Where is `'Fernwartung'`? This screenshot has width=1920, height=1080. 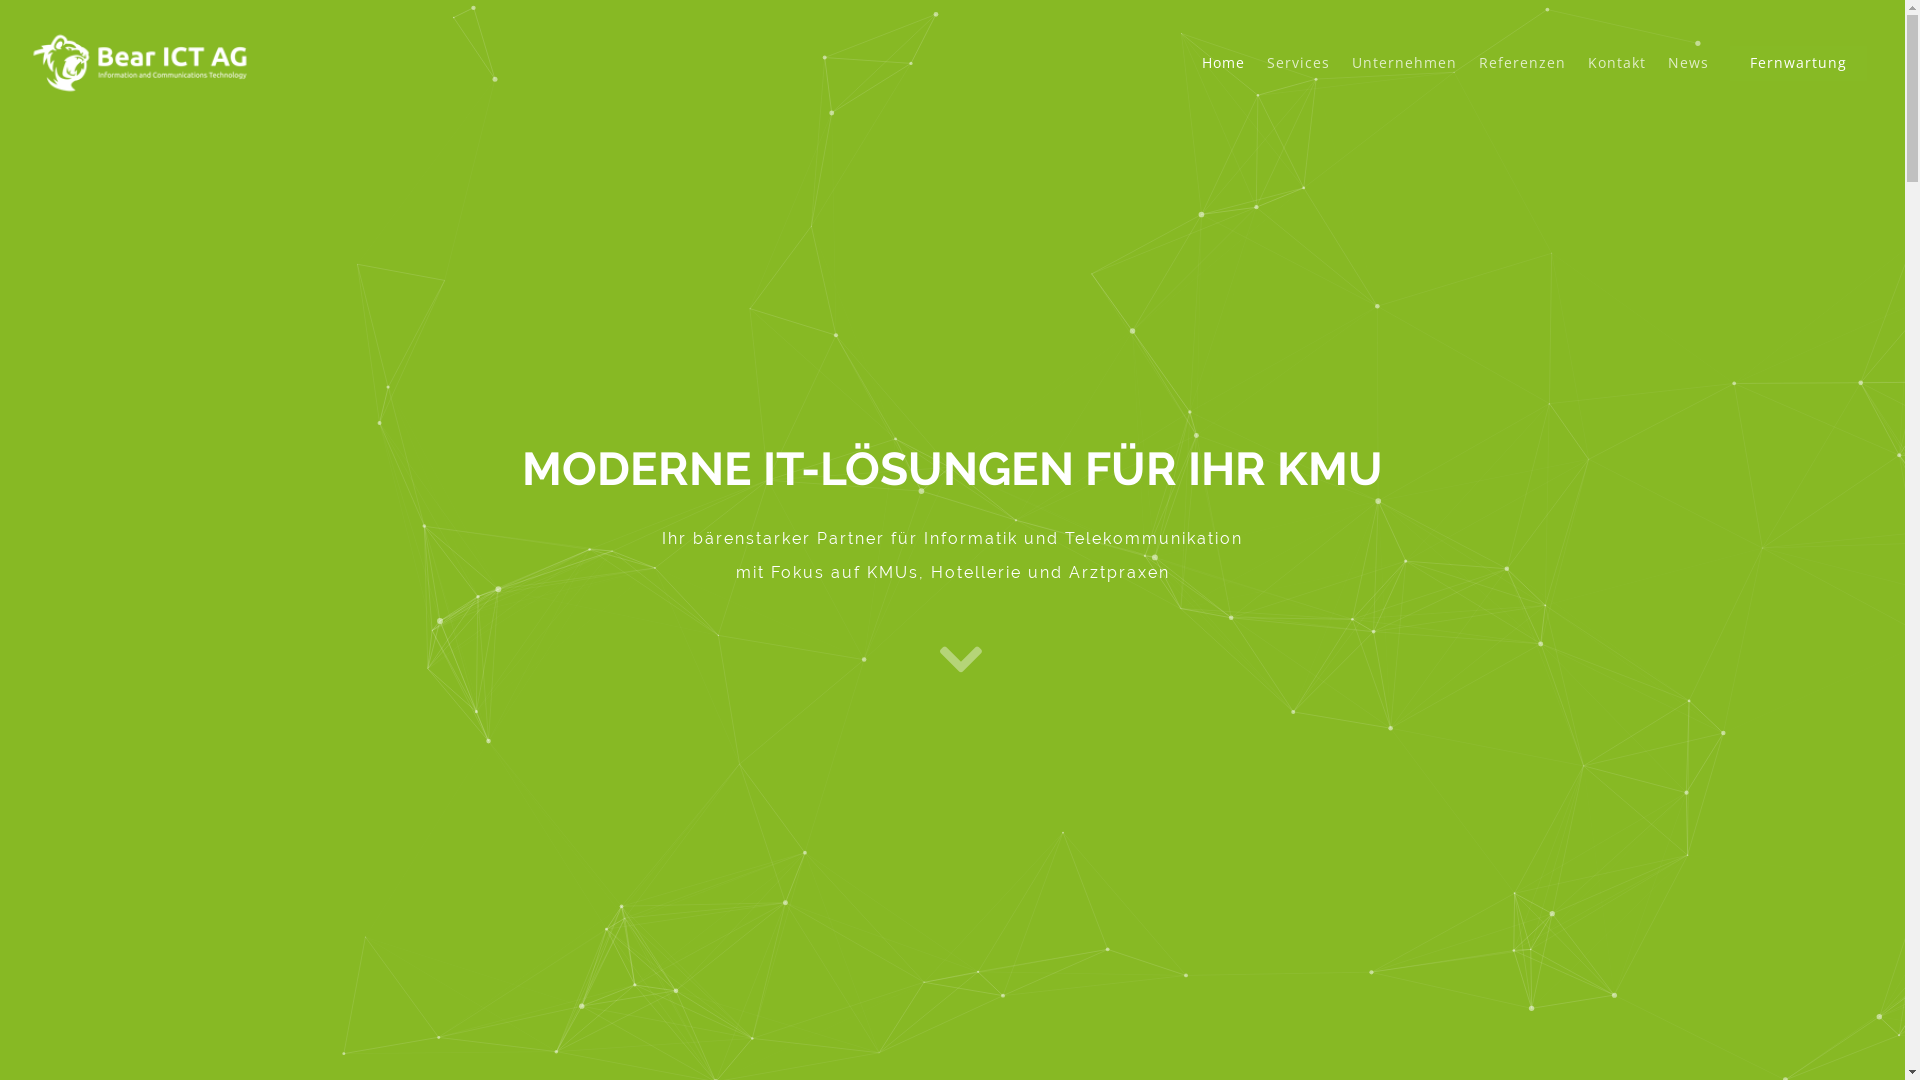
'Fernwartung' is located at coordinates (1798, 76).